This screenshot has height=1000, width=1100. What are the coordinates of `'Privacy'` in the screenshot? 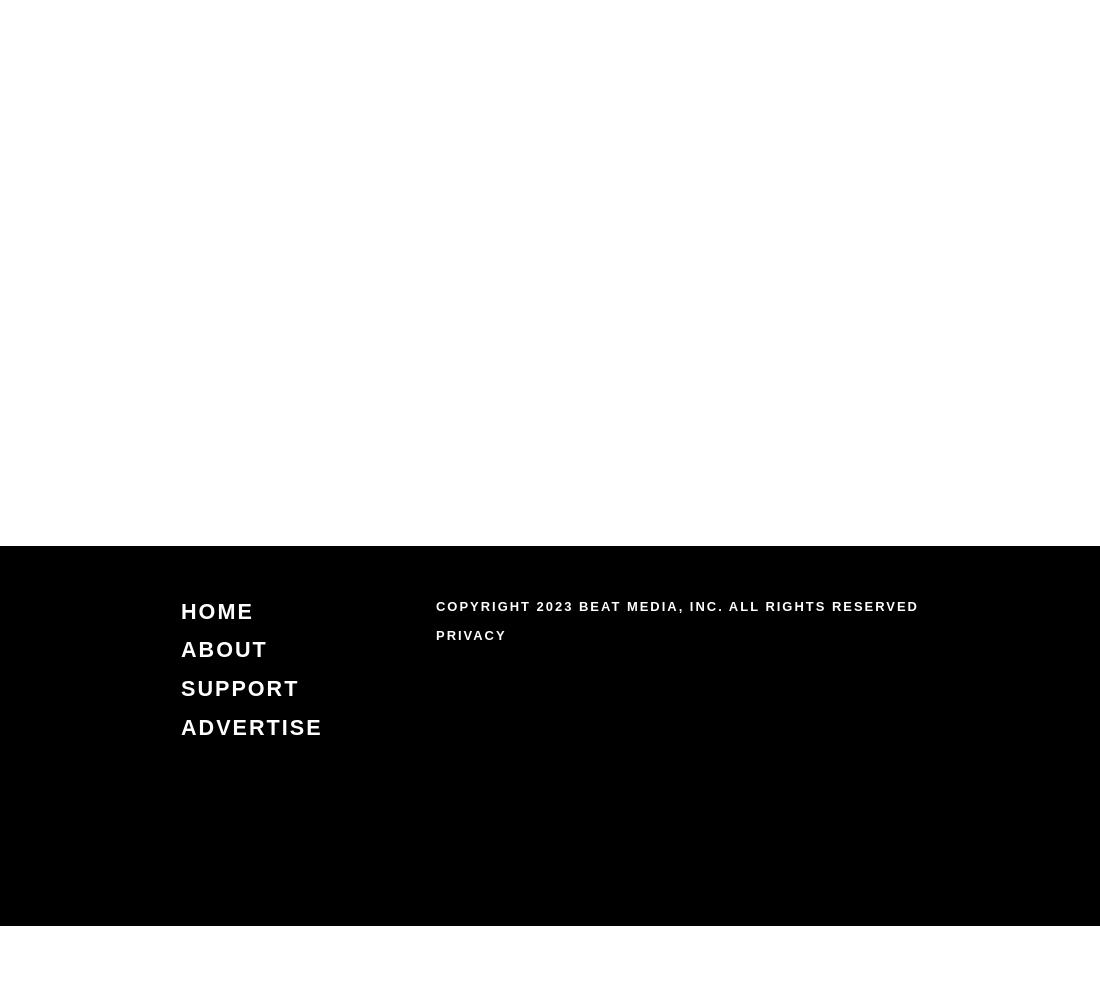 It's located at (470, 634).